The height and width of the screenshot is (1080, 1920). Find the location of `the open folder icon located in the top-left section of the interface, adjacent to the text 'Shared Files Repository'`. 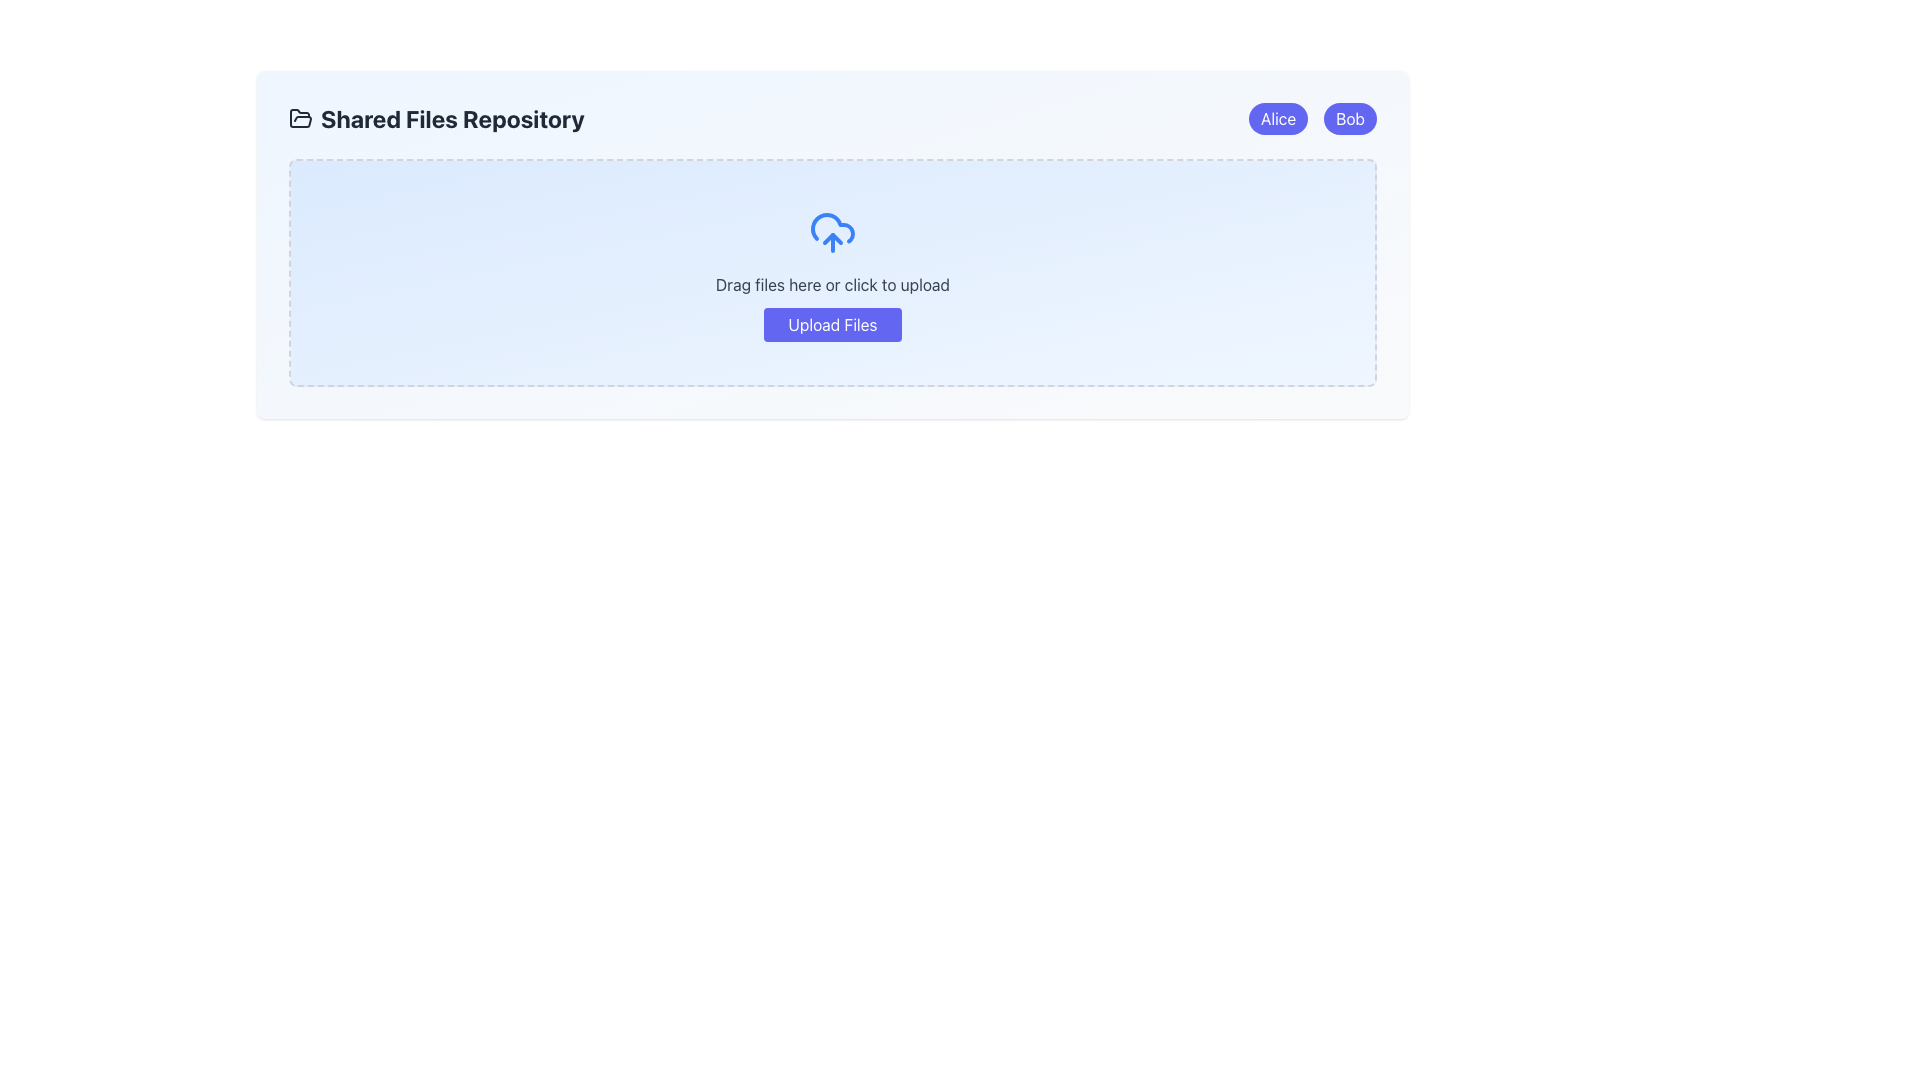

the open folder icon located in the top-left section of the interface, adjacent to the text 'Shared Files Repository' is located at coordinates (300, 118).